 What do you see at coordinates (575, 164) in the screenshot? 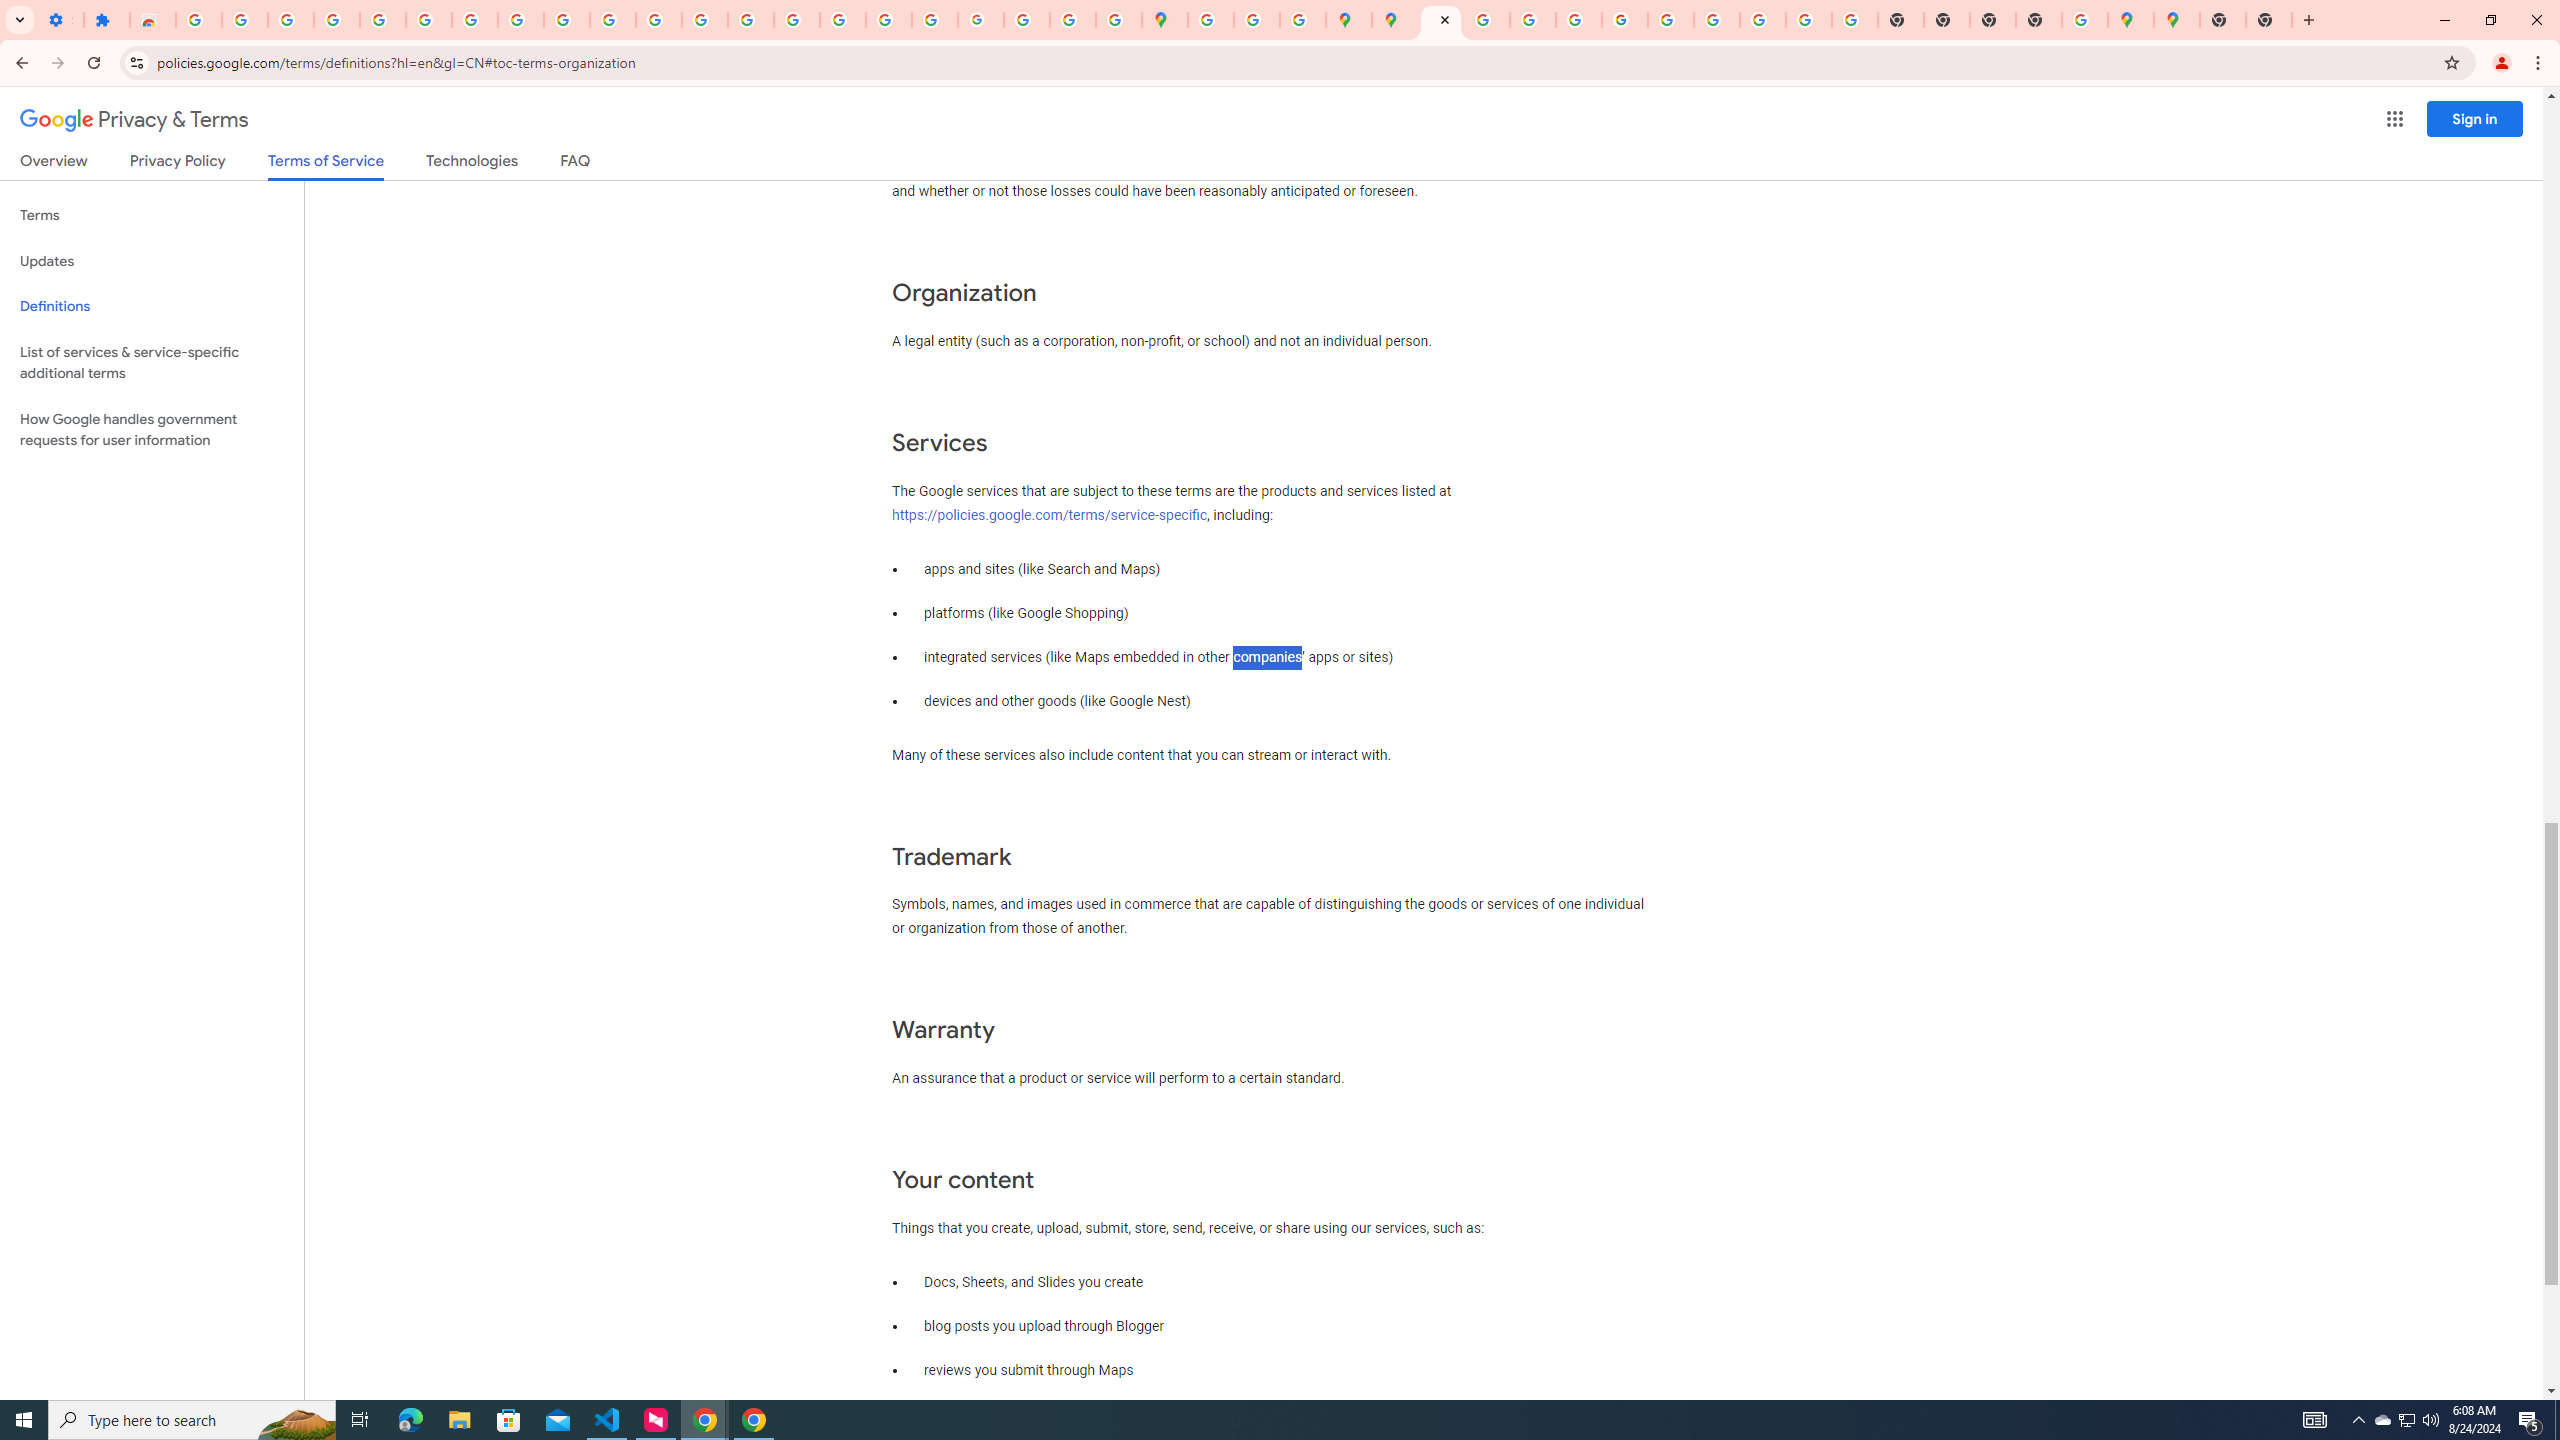
I see `'FAQ'` at bounding box center [575, 164].